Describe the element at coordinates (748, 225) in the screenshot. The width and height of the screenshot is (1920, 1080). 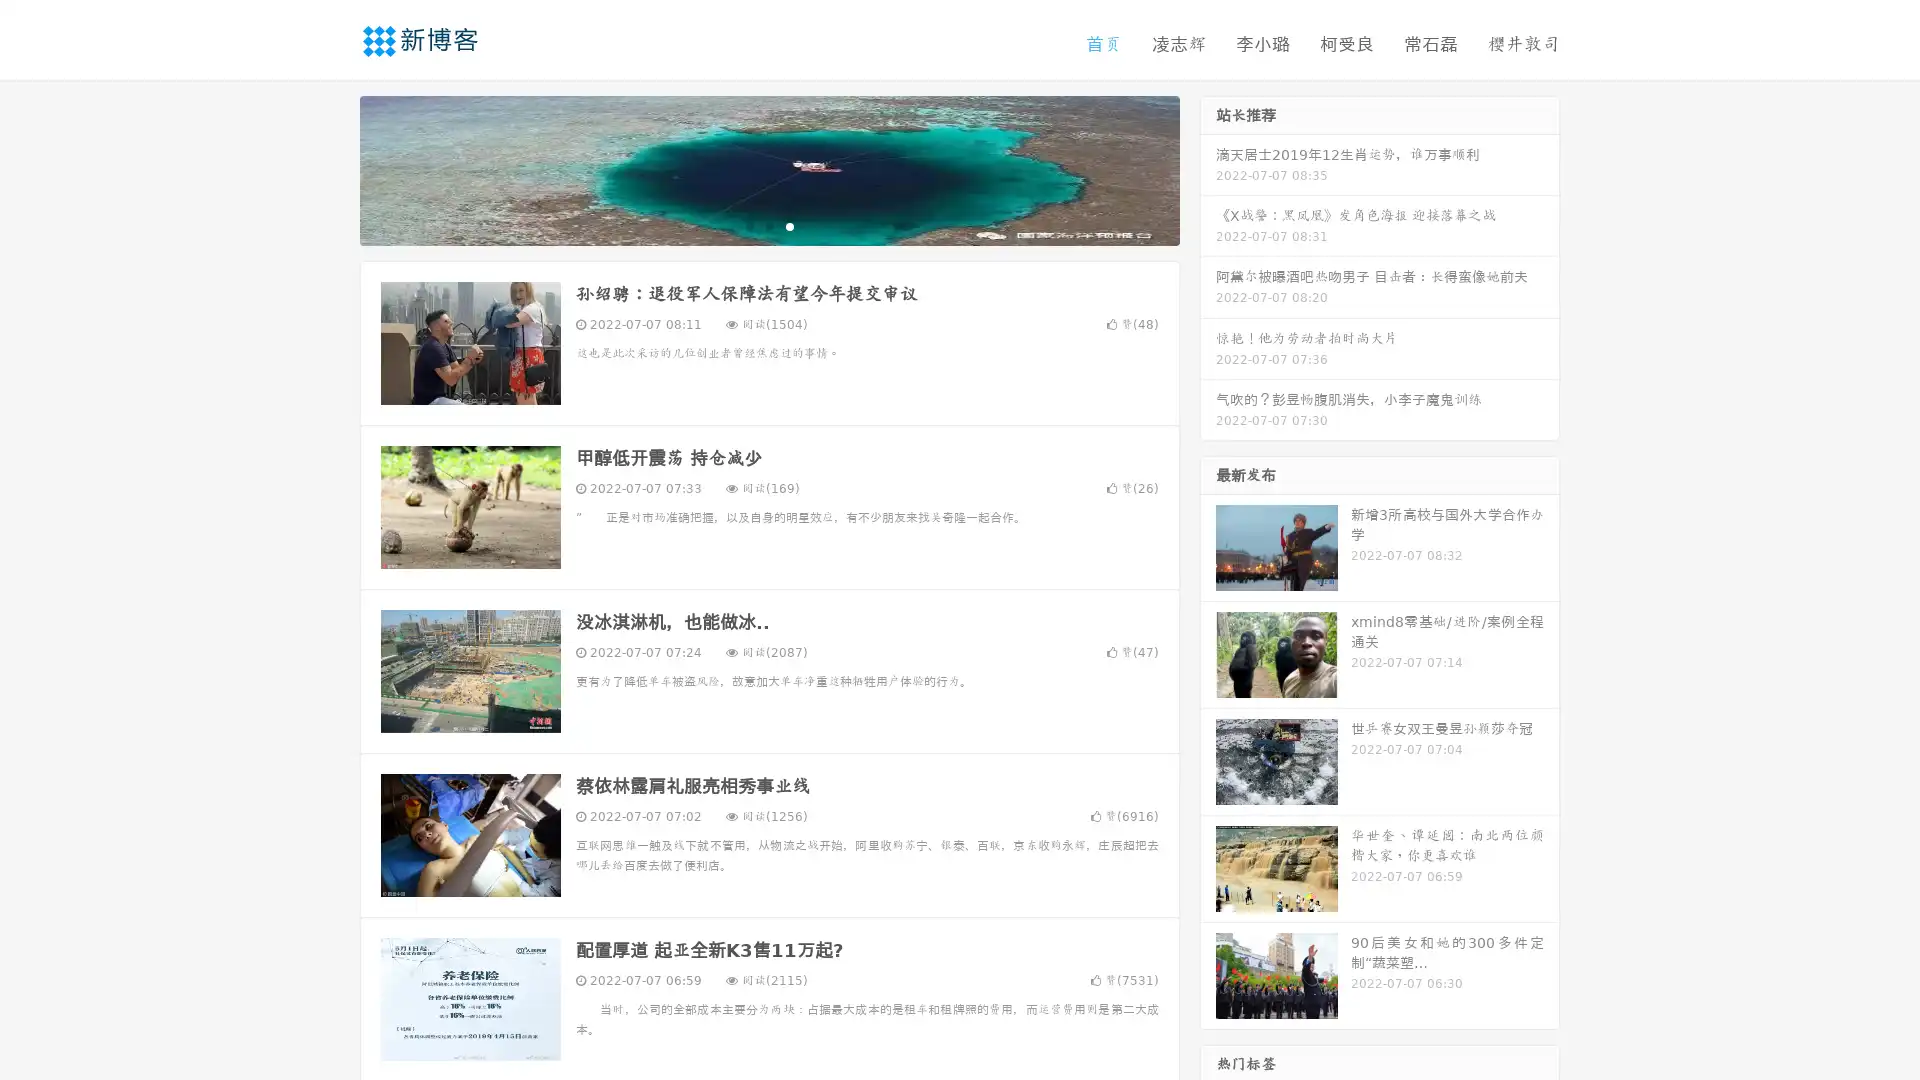
I see `Go to slide 1` at that location.